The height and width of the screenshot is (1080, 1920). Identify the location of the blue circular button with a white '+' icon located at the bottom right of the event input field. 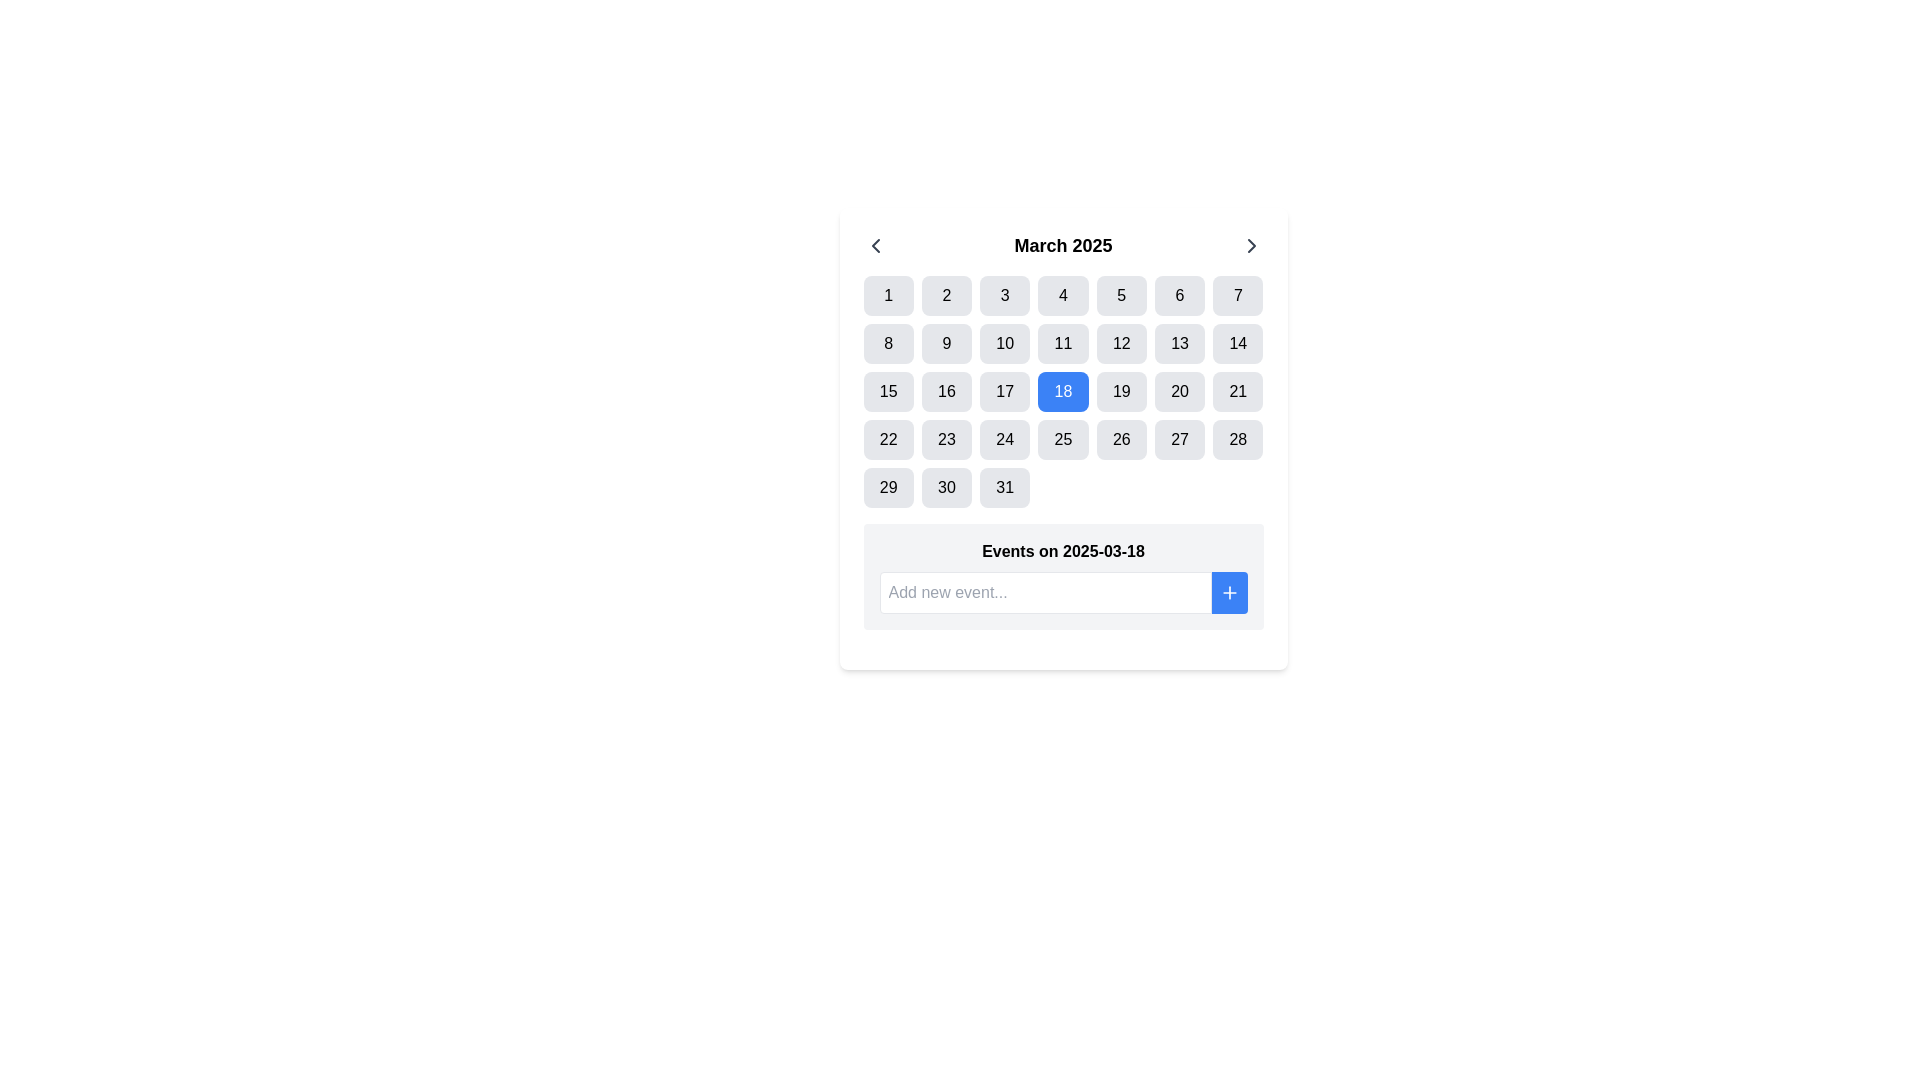
(1228, 592).